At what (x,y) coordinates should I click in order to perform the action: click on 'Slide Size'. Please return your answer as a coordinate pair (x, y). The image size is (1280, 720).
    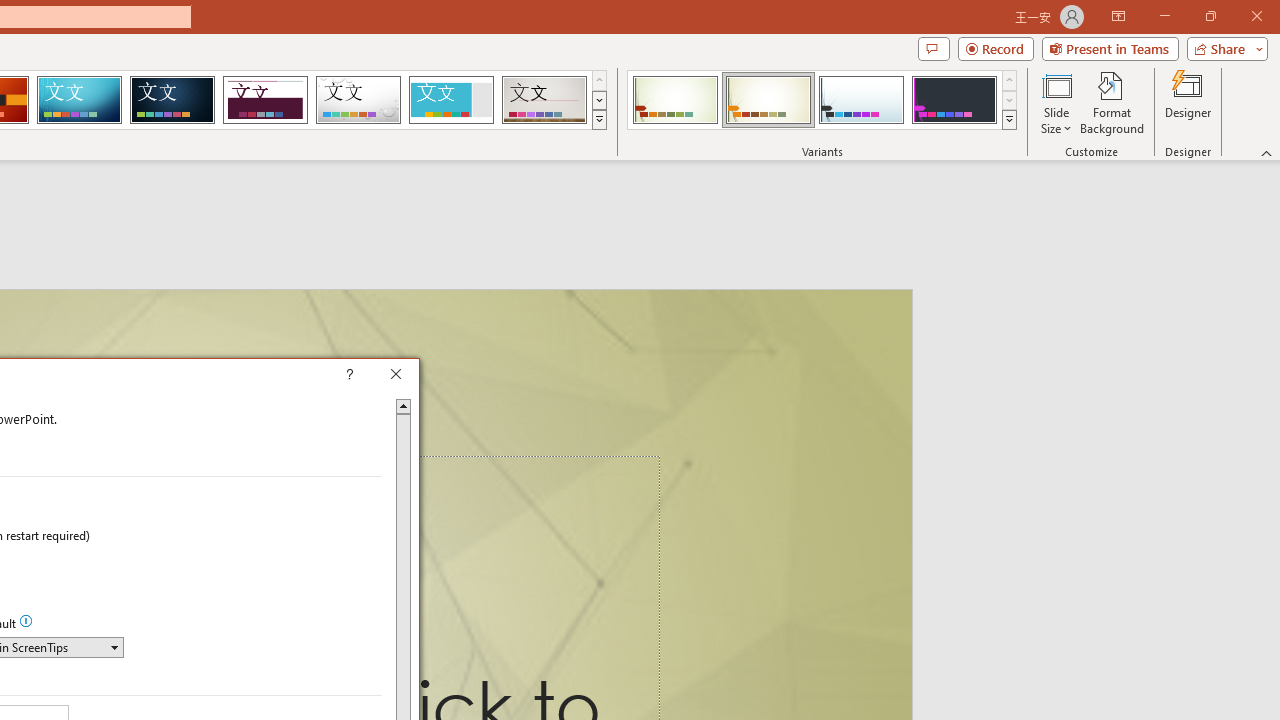
    Looking at the image, I should click on (1055, 103).